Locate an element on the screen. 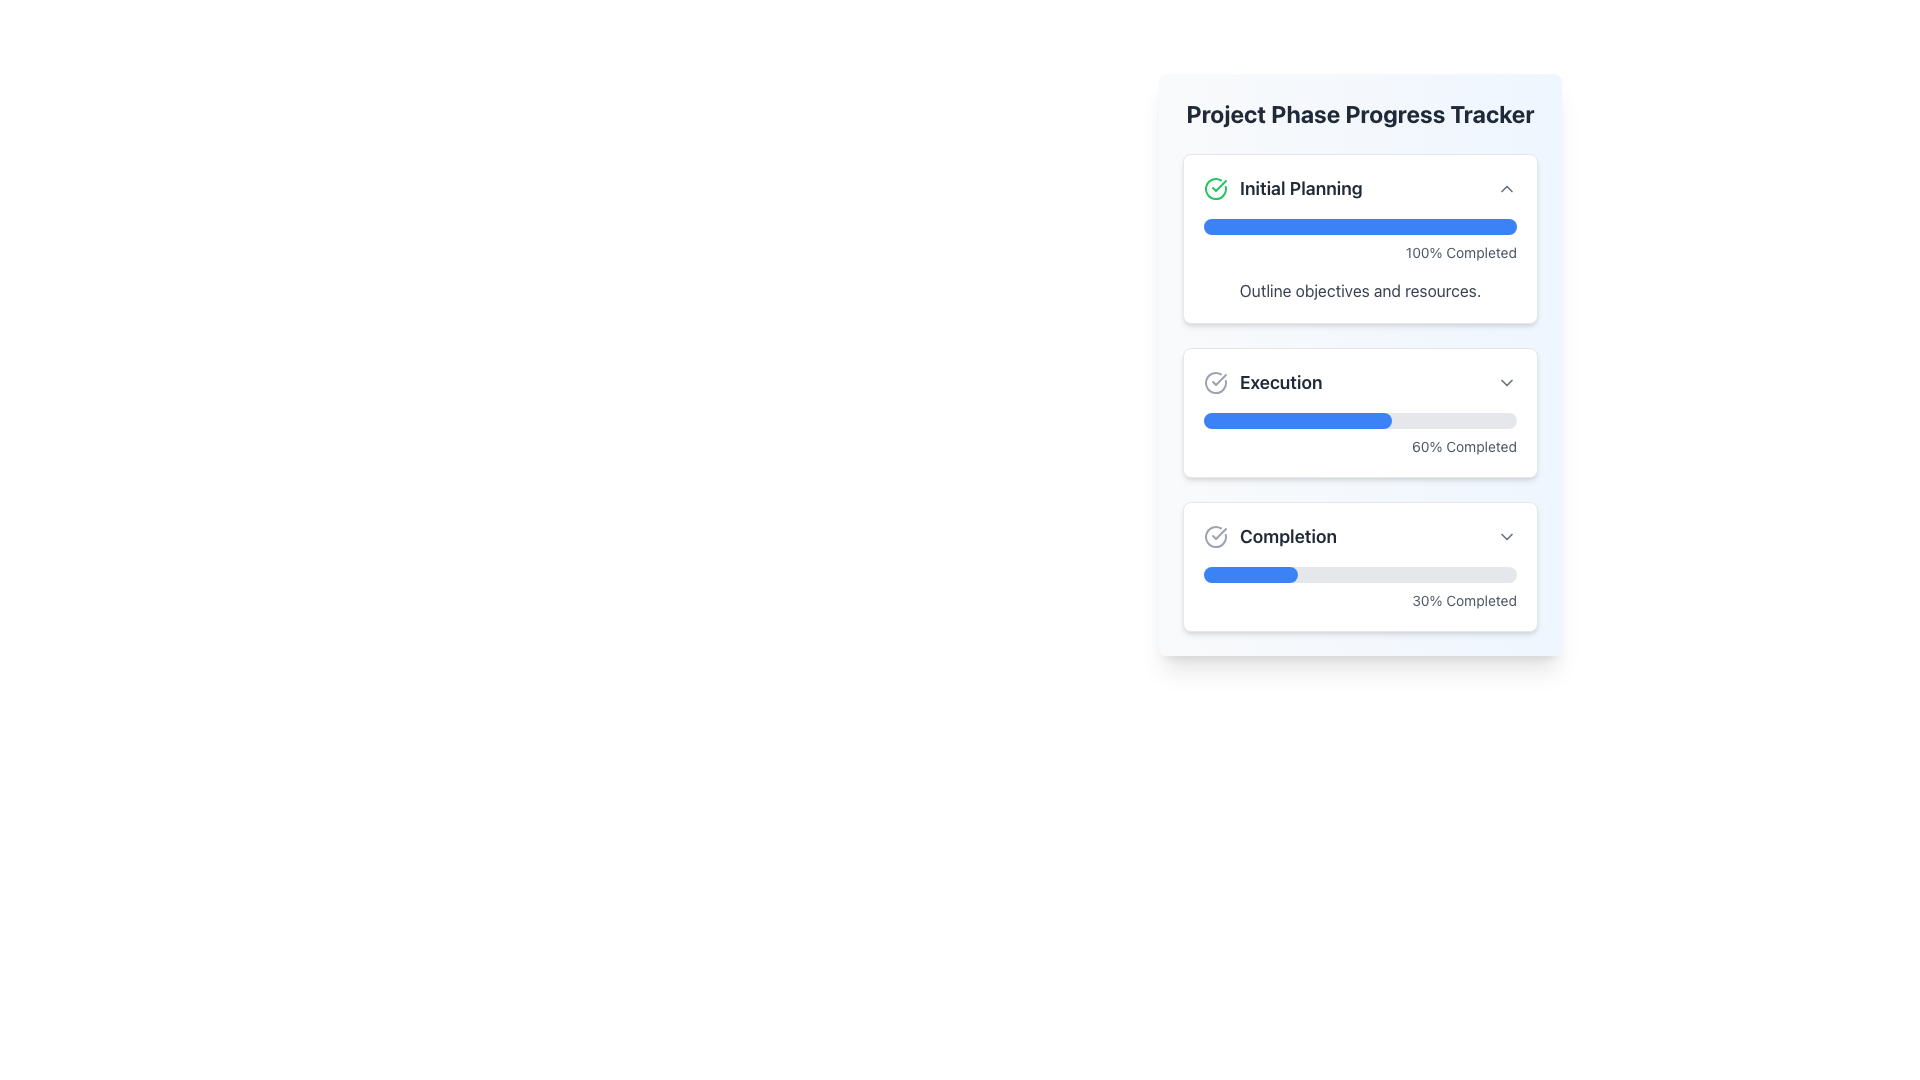 The image size is (1920, 1080). the progress bar and completion percentage on the Information card titled 'Execution', which shows a blue progress bar indicating 60% completion and the text '60% Completed' in gray font is located at coordinates (1360, 411).